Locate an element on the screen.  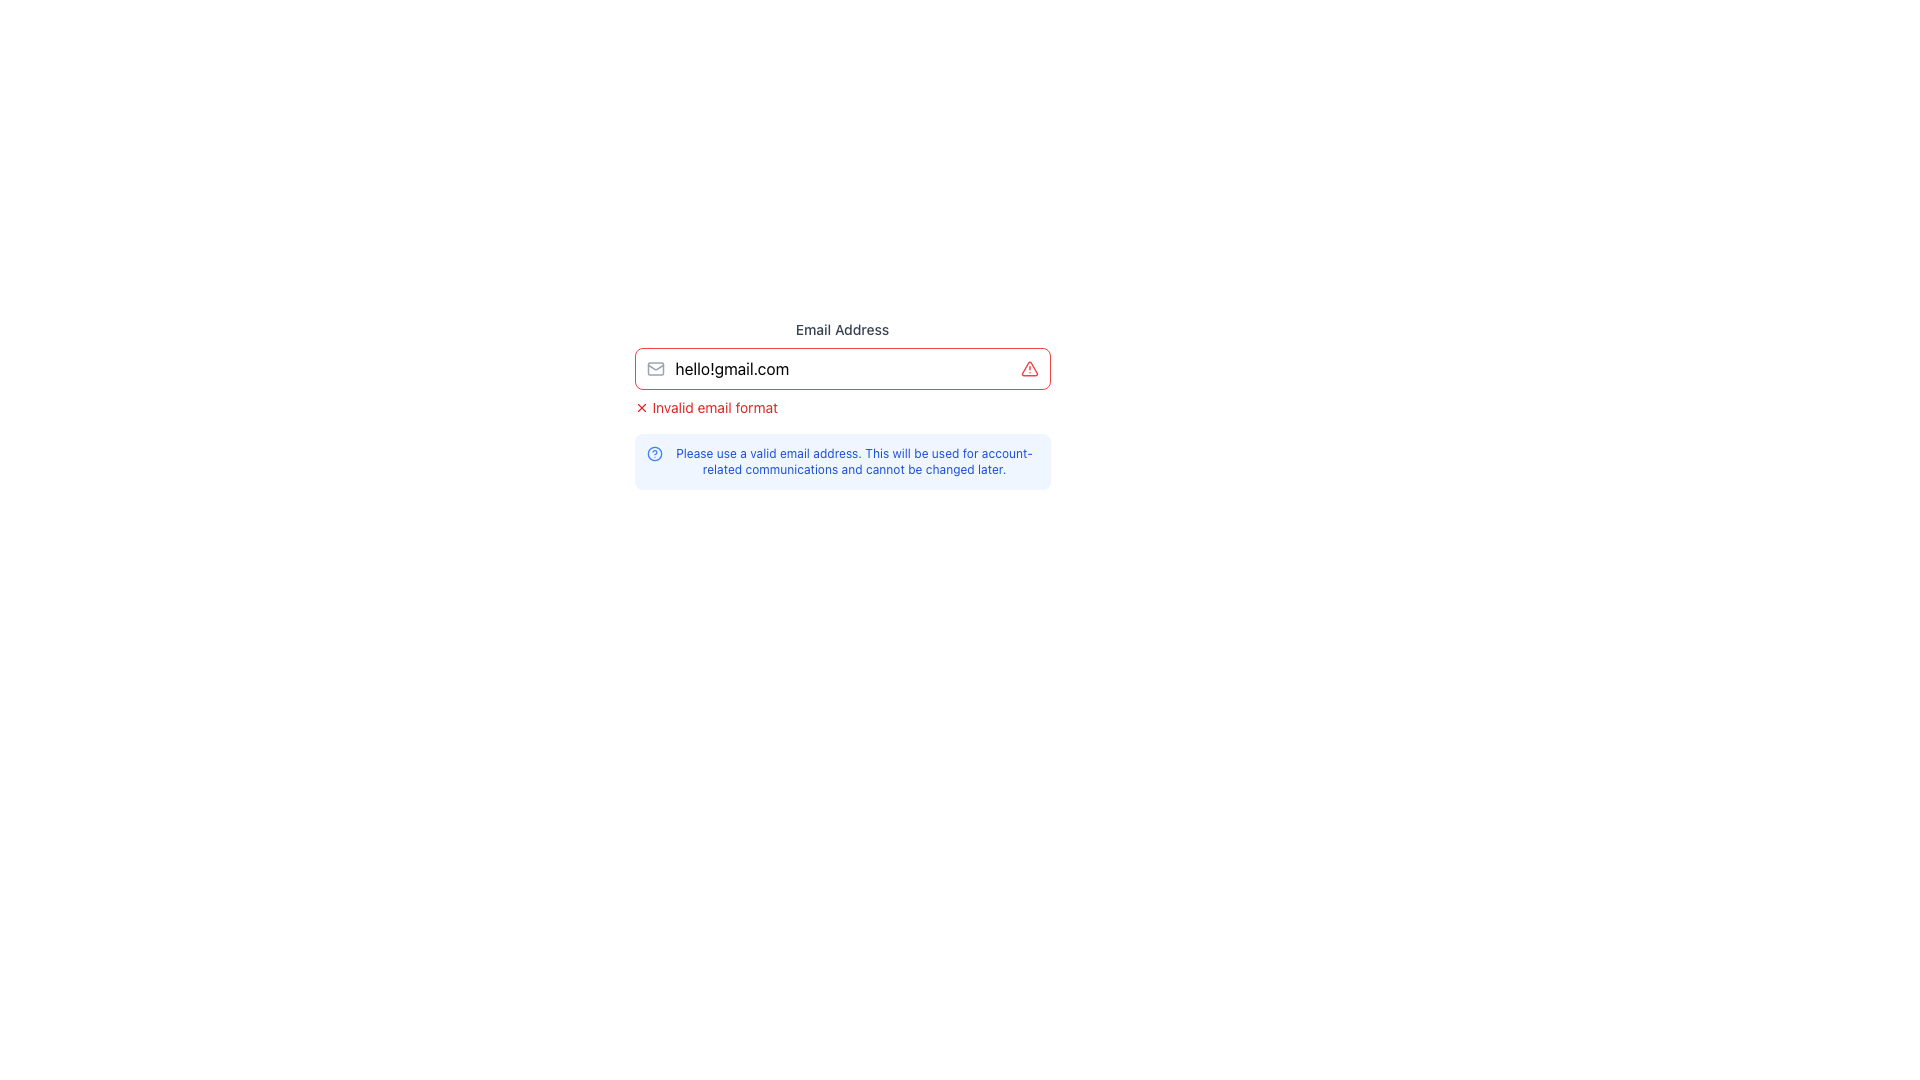
the notification icon that indicates an issue related to the adjacent email input field, positioned to the right and aligned with the field's vertical center is located at coordinates (1029, 369).